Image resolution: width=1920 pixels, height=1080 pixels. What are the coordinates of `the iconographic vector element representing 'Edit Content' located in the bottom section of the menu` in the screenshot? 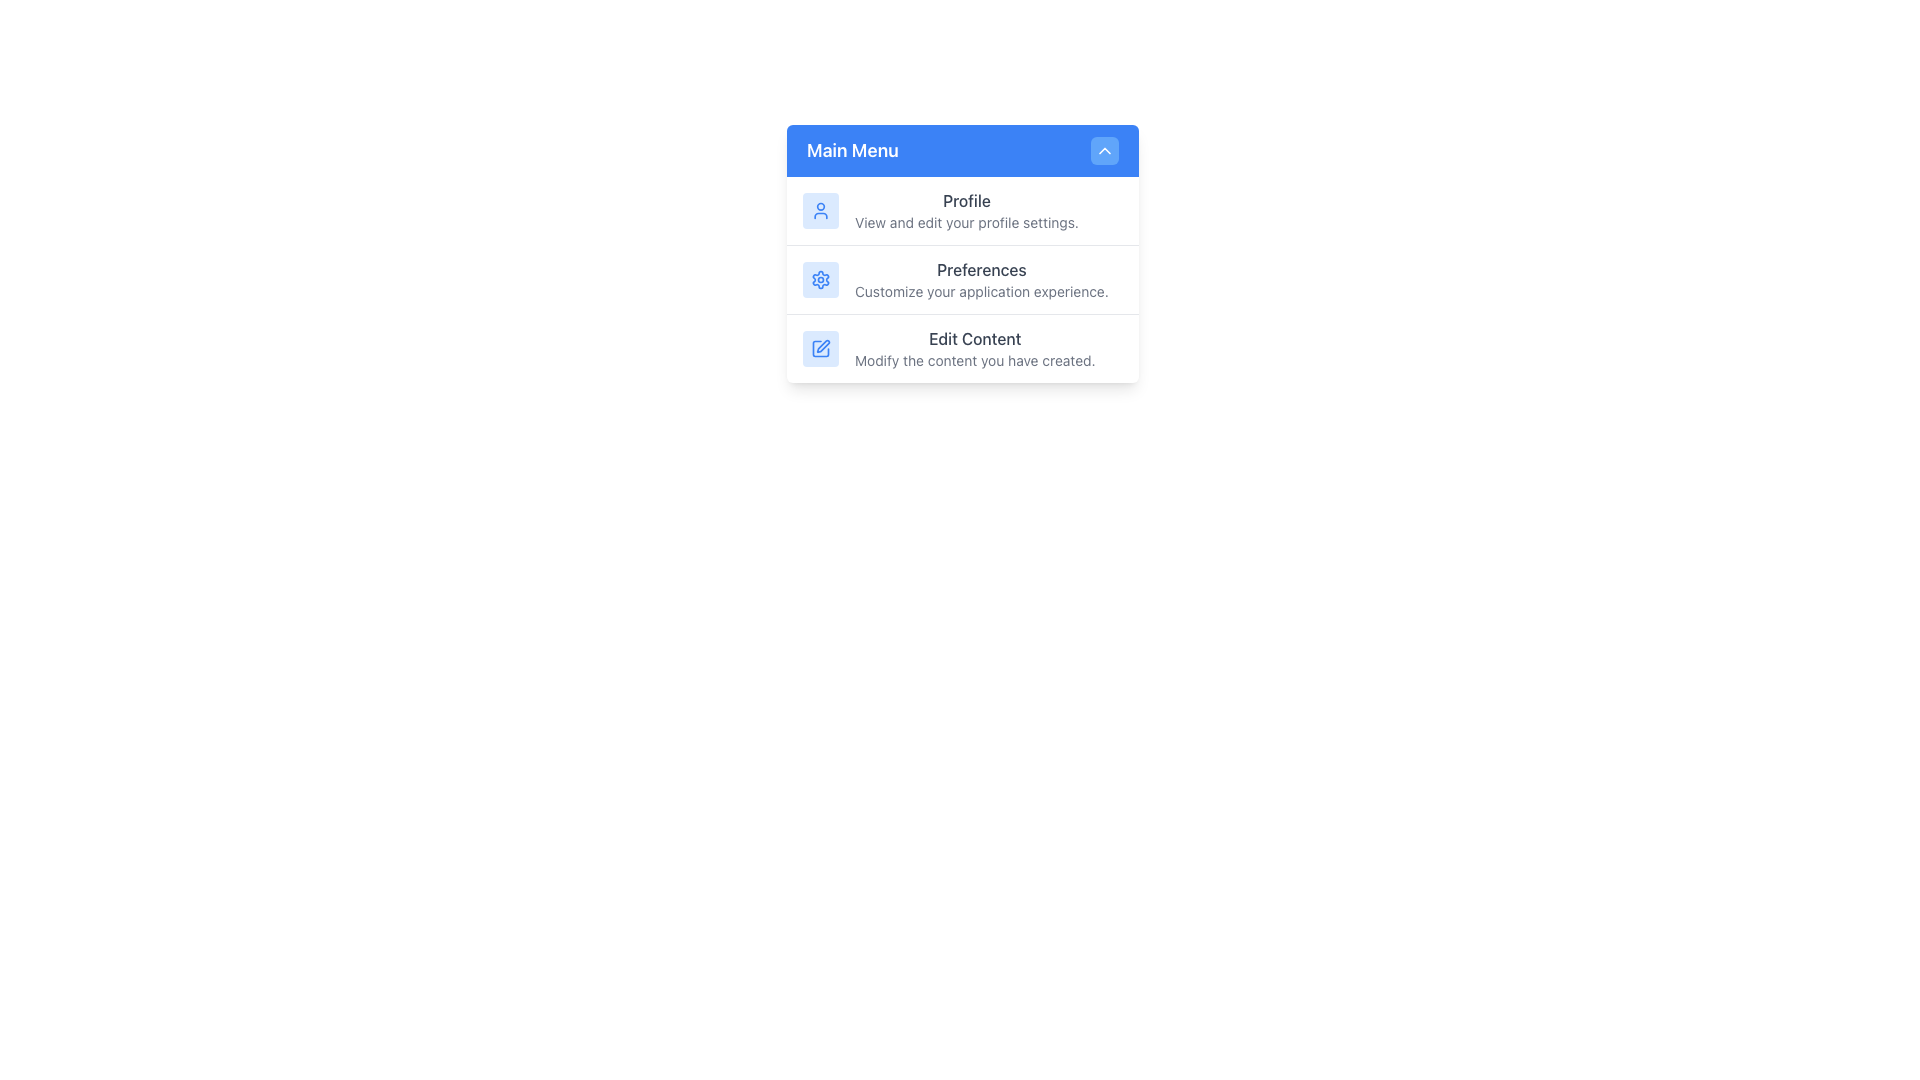 It's located at (820, 347).